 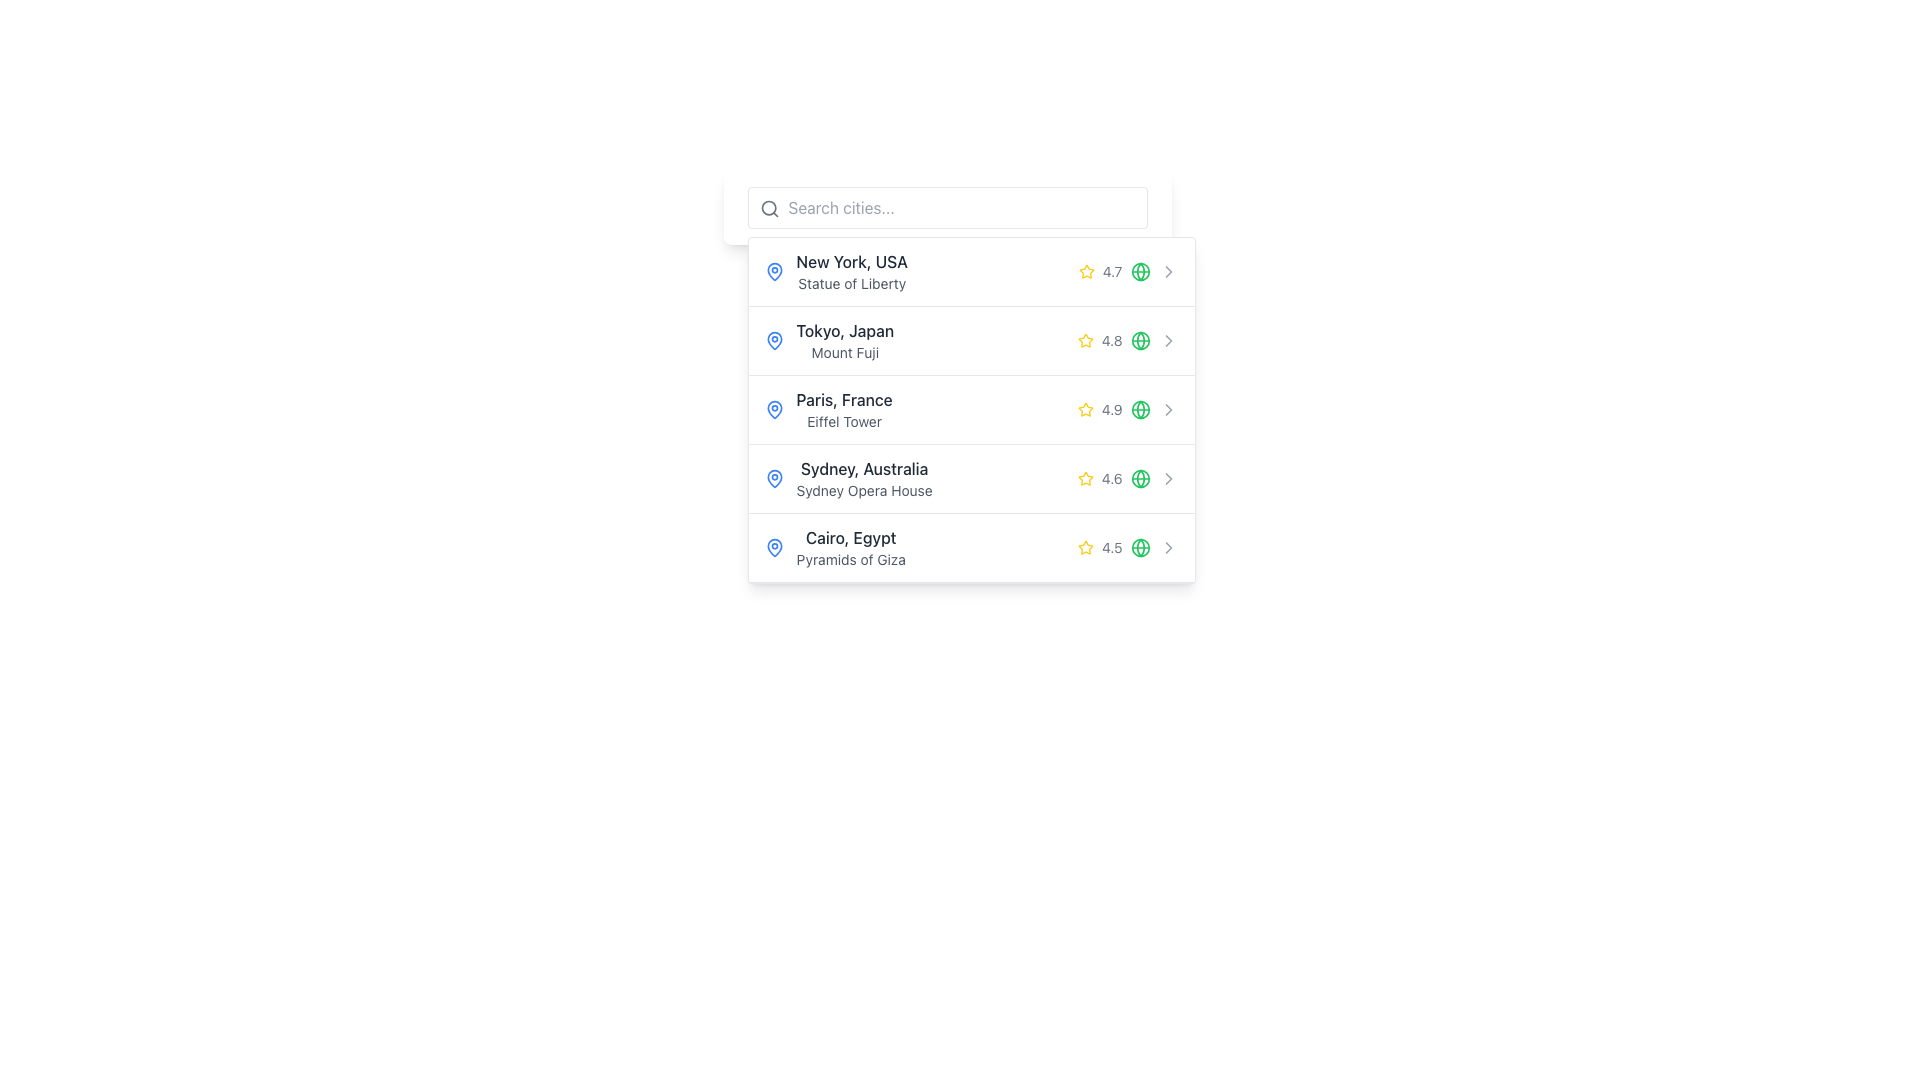 I want to click on the decorative globe icon located to the right of the 'New York, USA' list item in the suggestions dropdown, so click(x=1140, y=272).